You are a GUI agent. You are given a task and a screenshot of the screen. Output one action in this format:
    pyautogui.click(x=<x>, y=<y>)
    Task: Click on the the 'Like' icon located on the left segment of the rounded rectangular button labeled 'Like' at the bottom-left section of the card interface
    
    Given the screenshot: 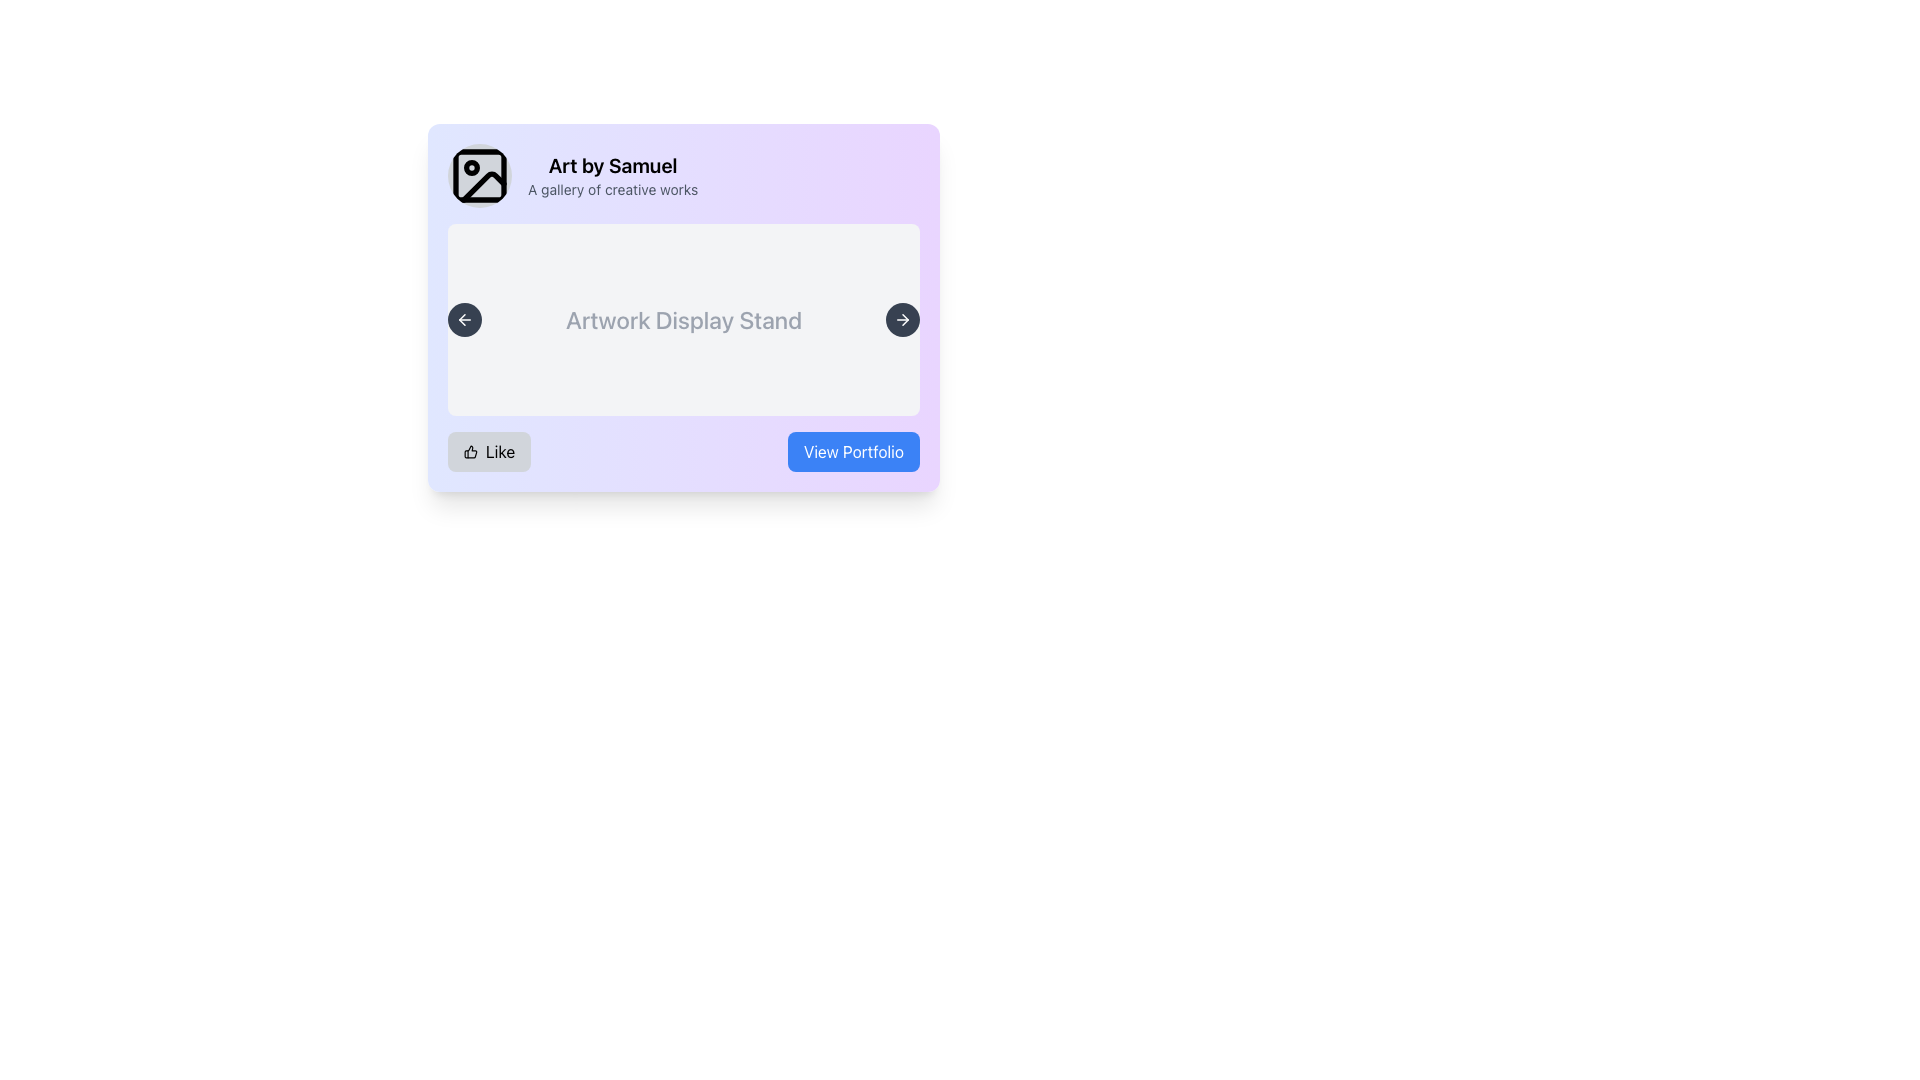 What is the action you would take?
    pyautogui.click(x=469, y=451)
    